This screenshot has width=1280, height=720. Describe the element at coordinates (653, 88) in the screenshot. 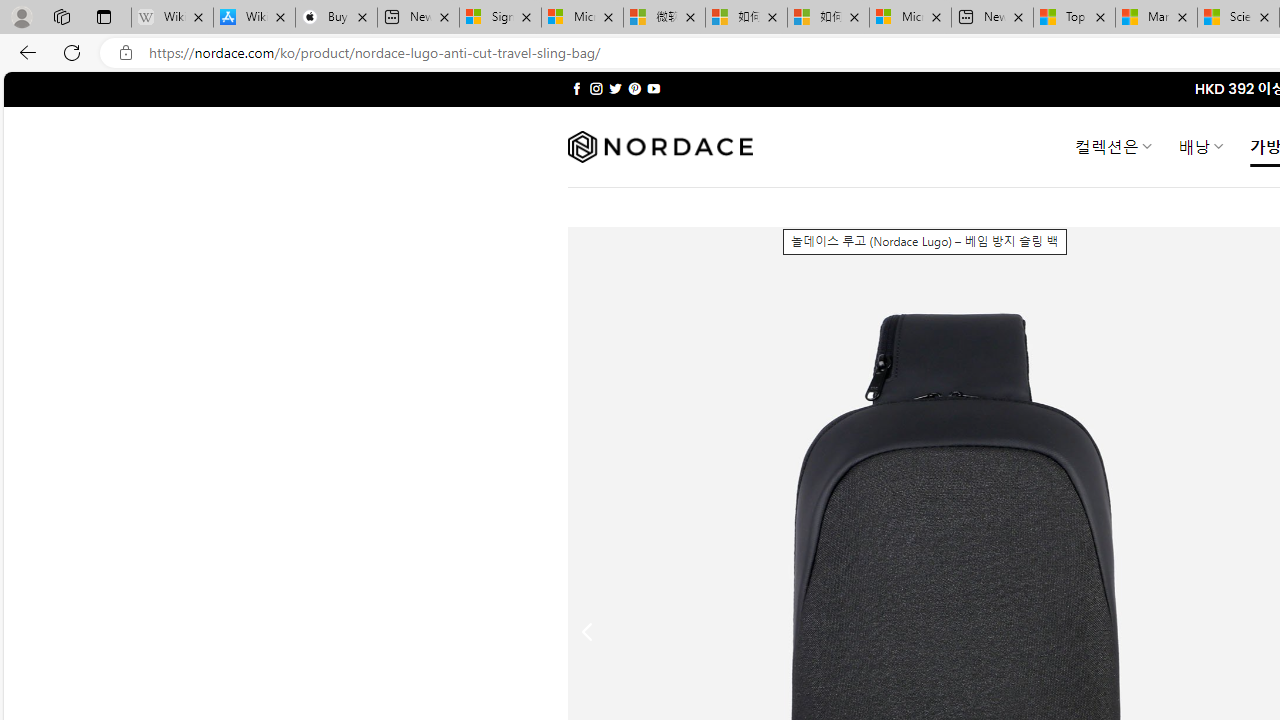

I see `'Follow on YouTube'` at that location.